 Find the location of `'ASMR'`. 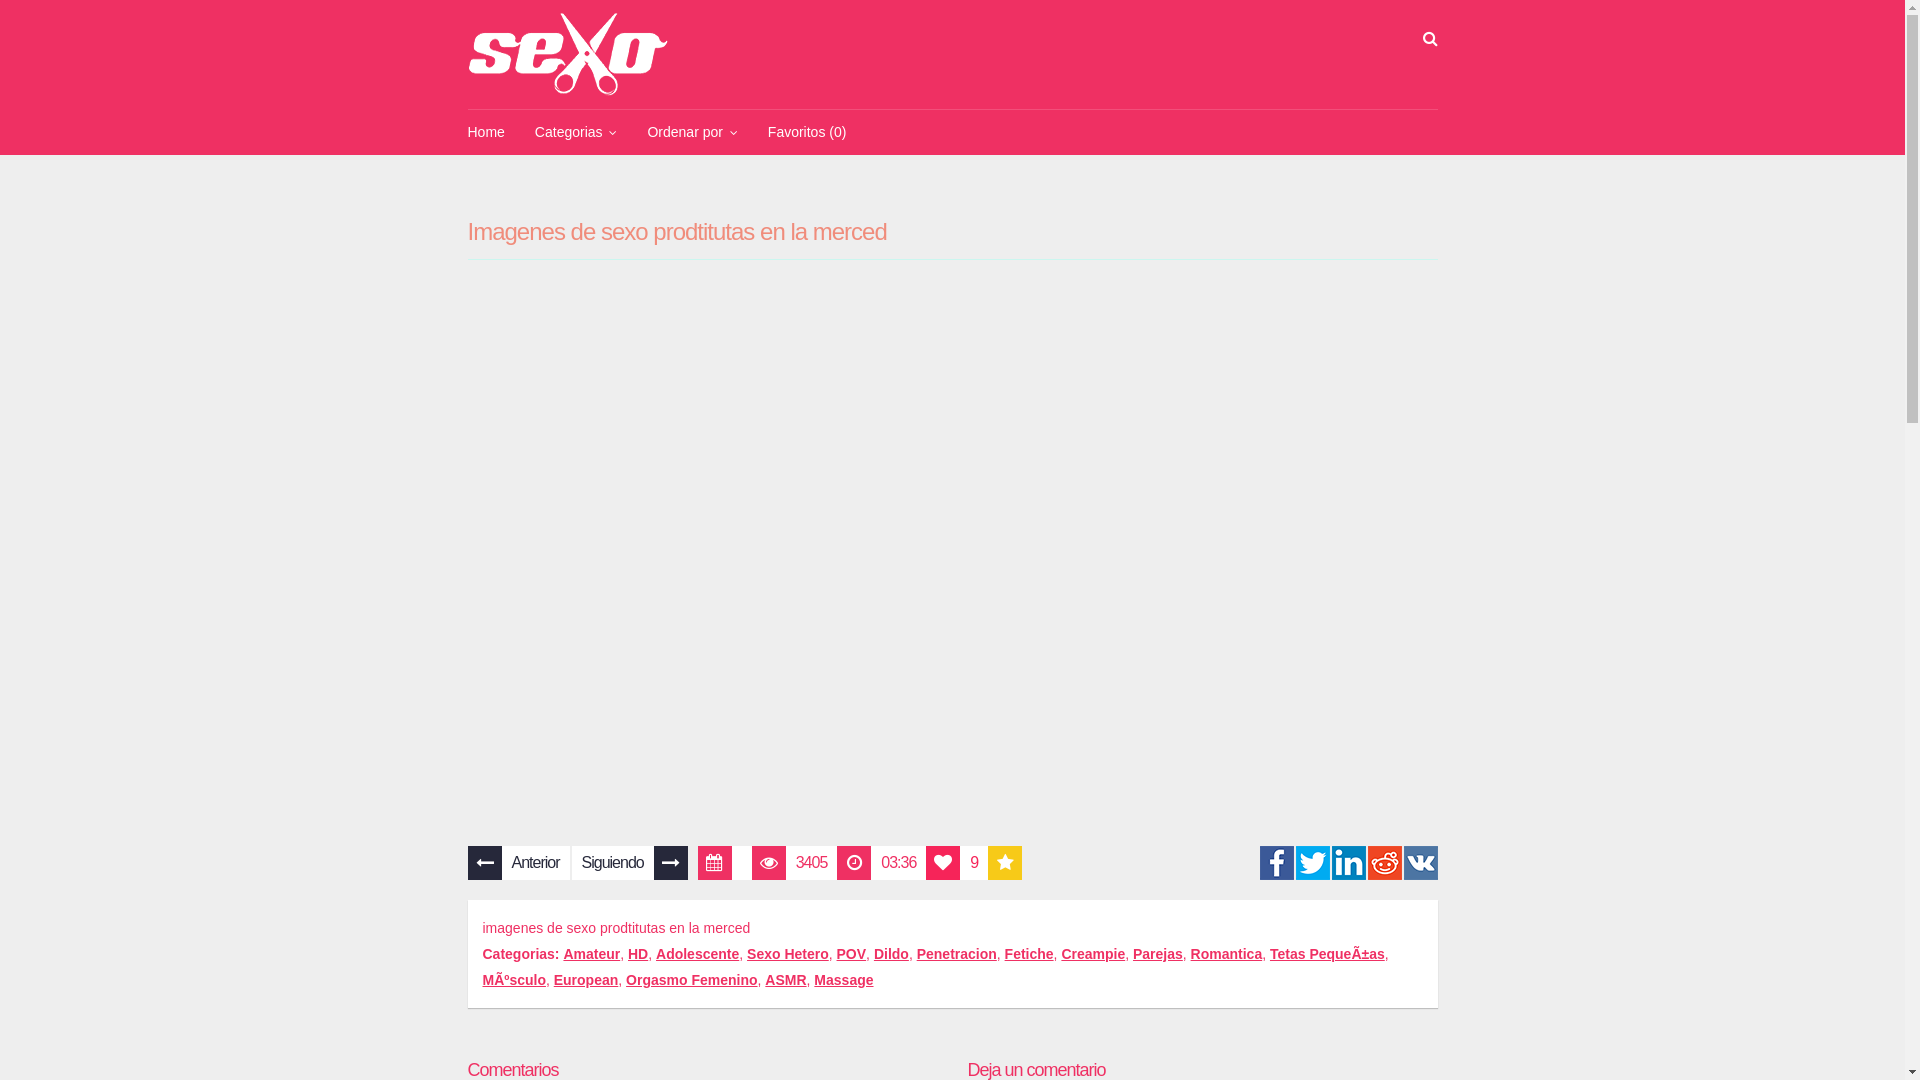

'ASMR' is located at coordinates (784, 978).